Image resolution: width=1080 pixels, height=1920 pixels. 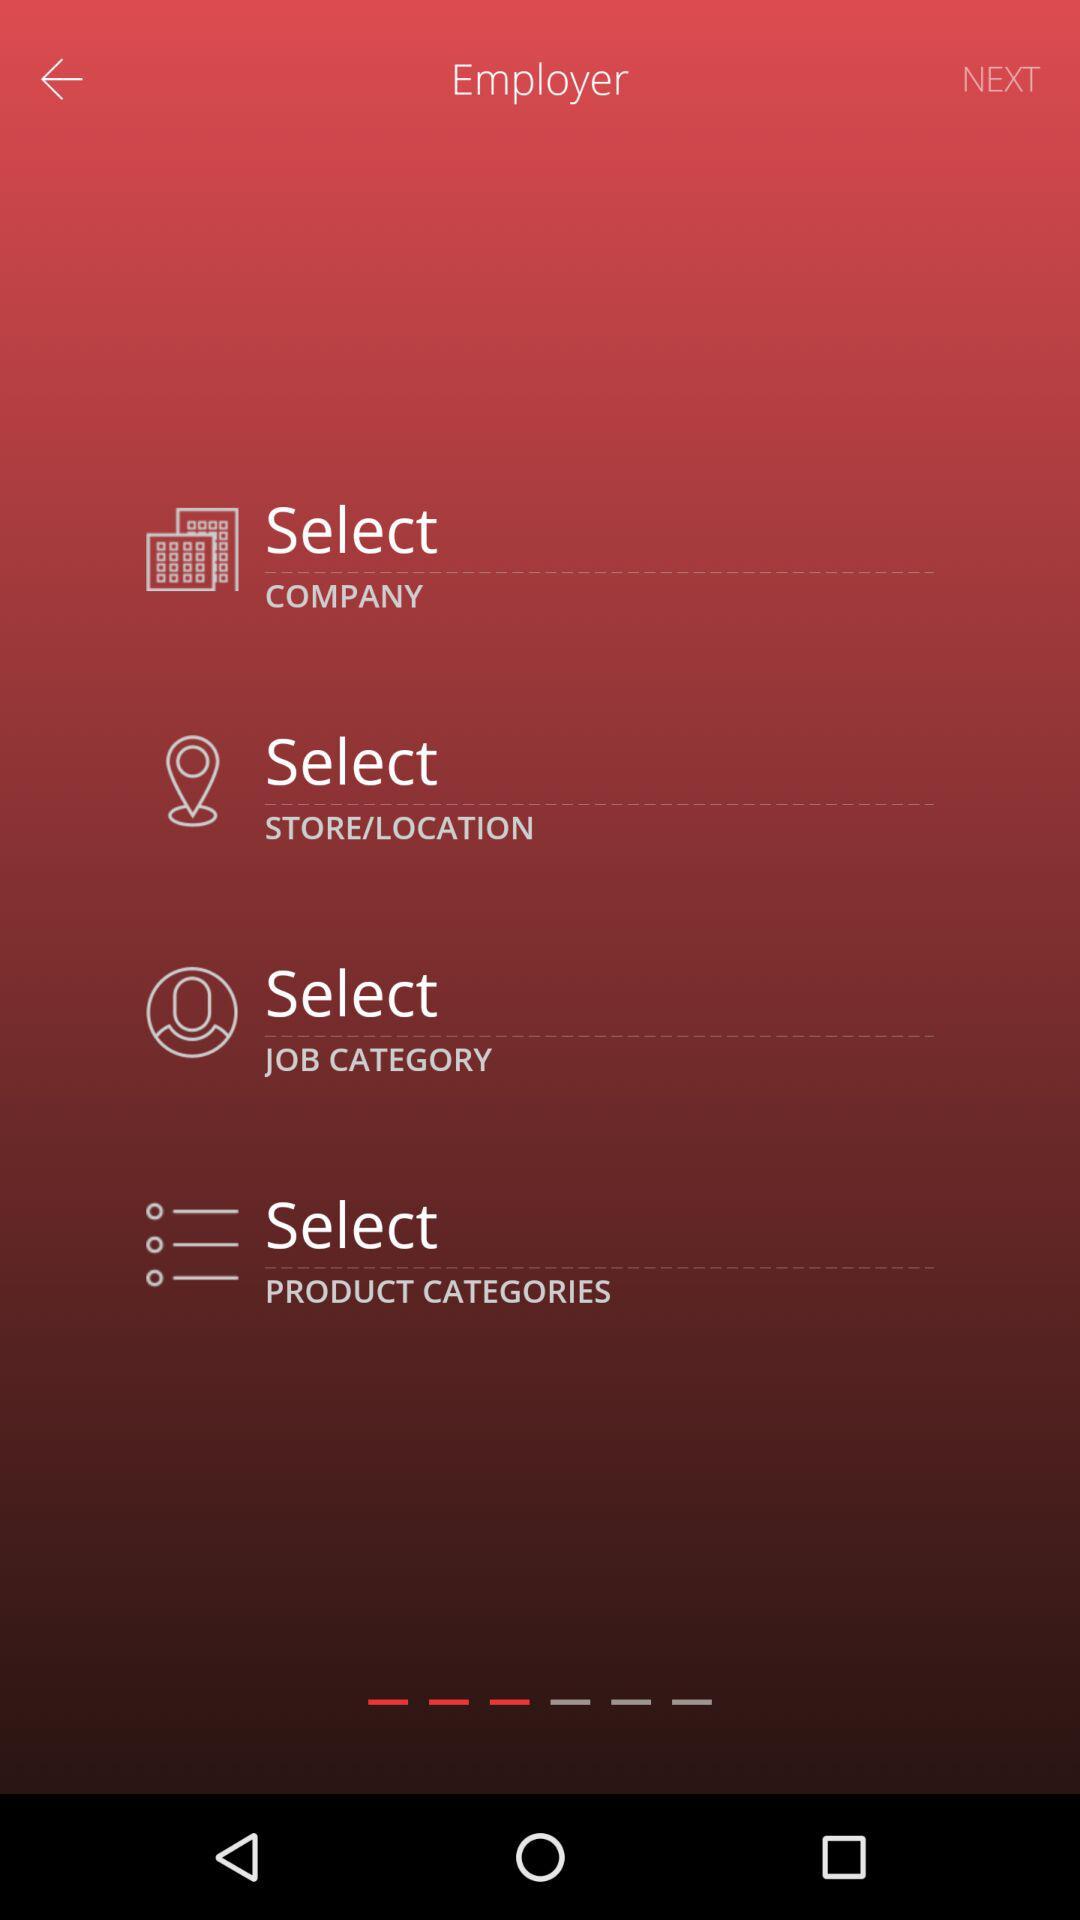 I want to click on choose store, so click(x=598, y=758).